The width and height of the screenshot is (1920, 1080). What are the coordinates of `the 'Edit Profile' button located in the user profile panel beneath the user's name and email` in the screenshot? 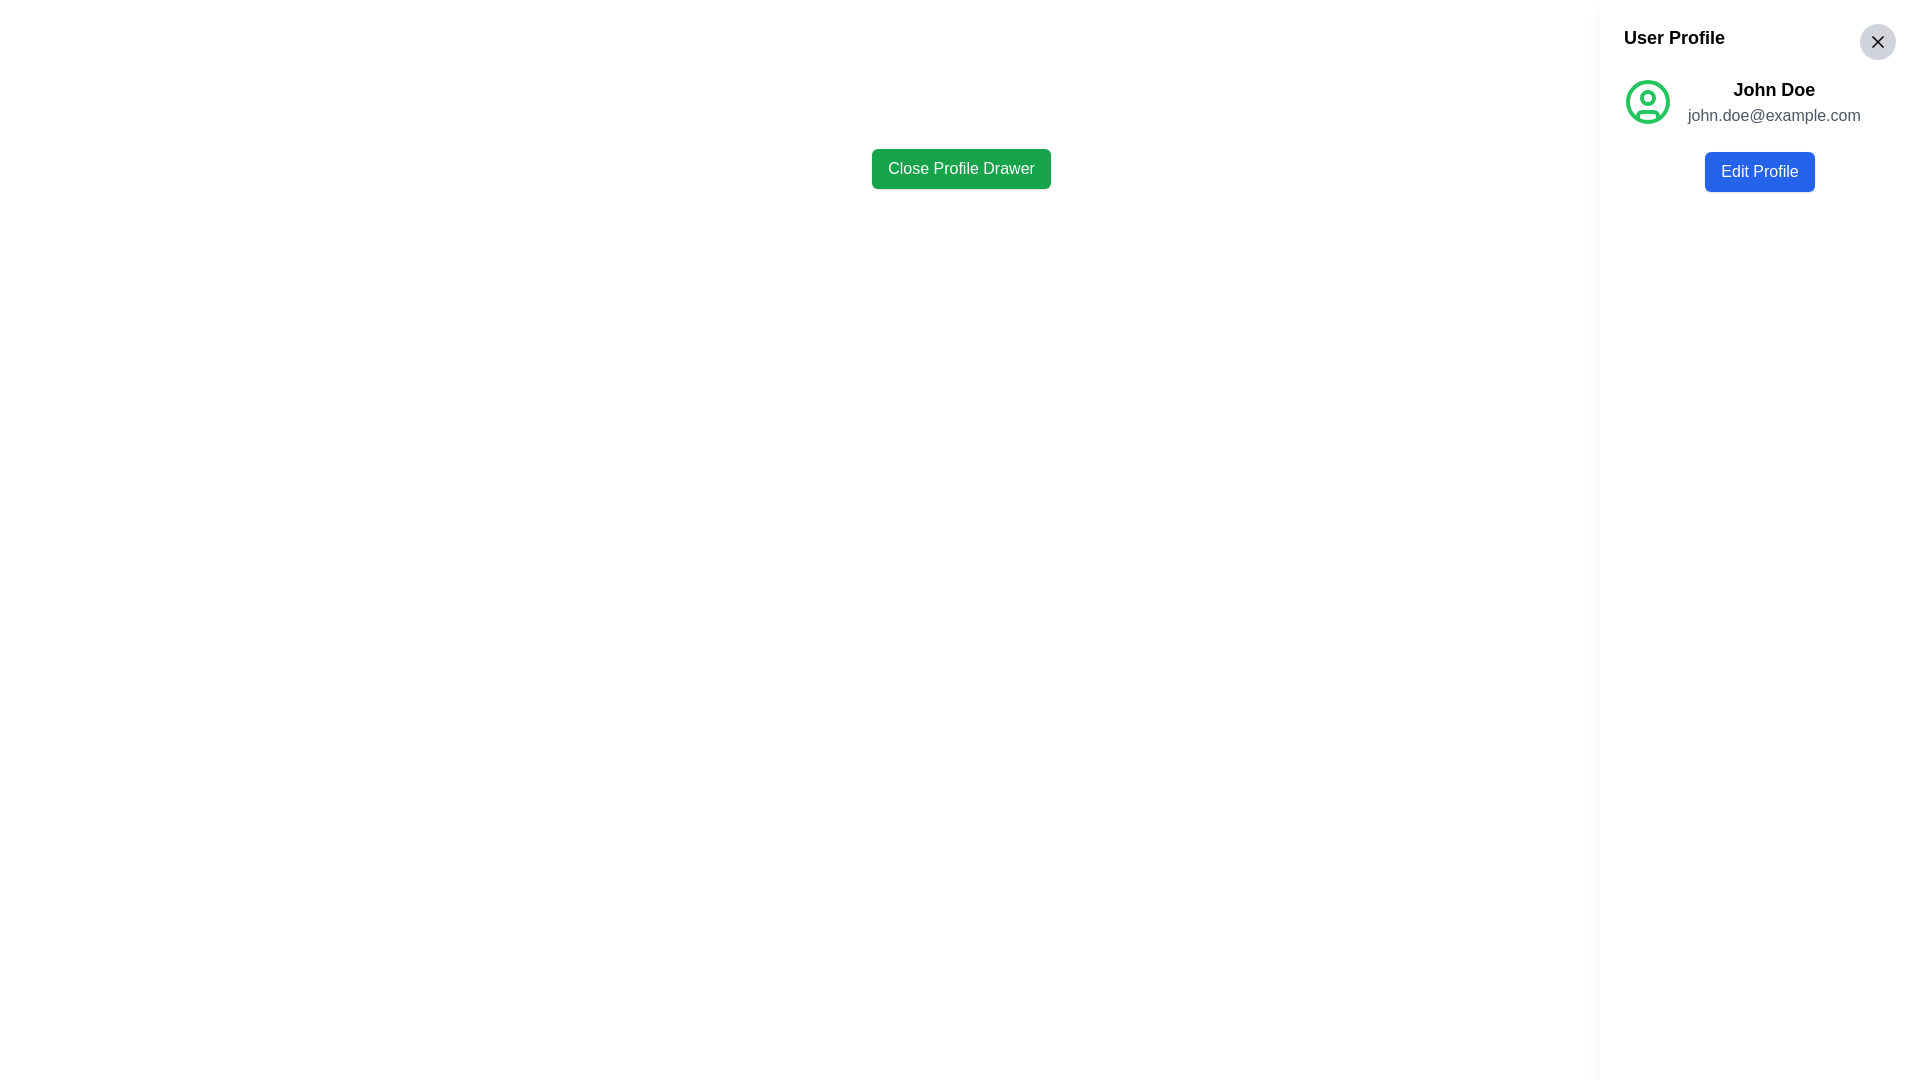 It's located at (1760, 171).